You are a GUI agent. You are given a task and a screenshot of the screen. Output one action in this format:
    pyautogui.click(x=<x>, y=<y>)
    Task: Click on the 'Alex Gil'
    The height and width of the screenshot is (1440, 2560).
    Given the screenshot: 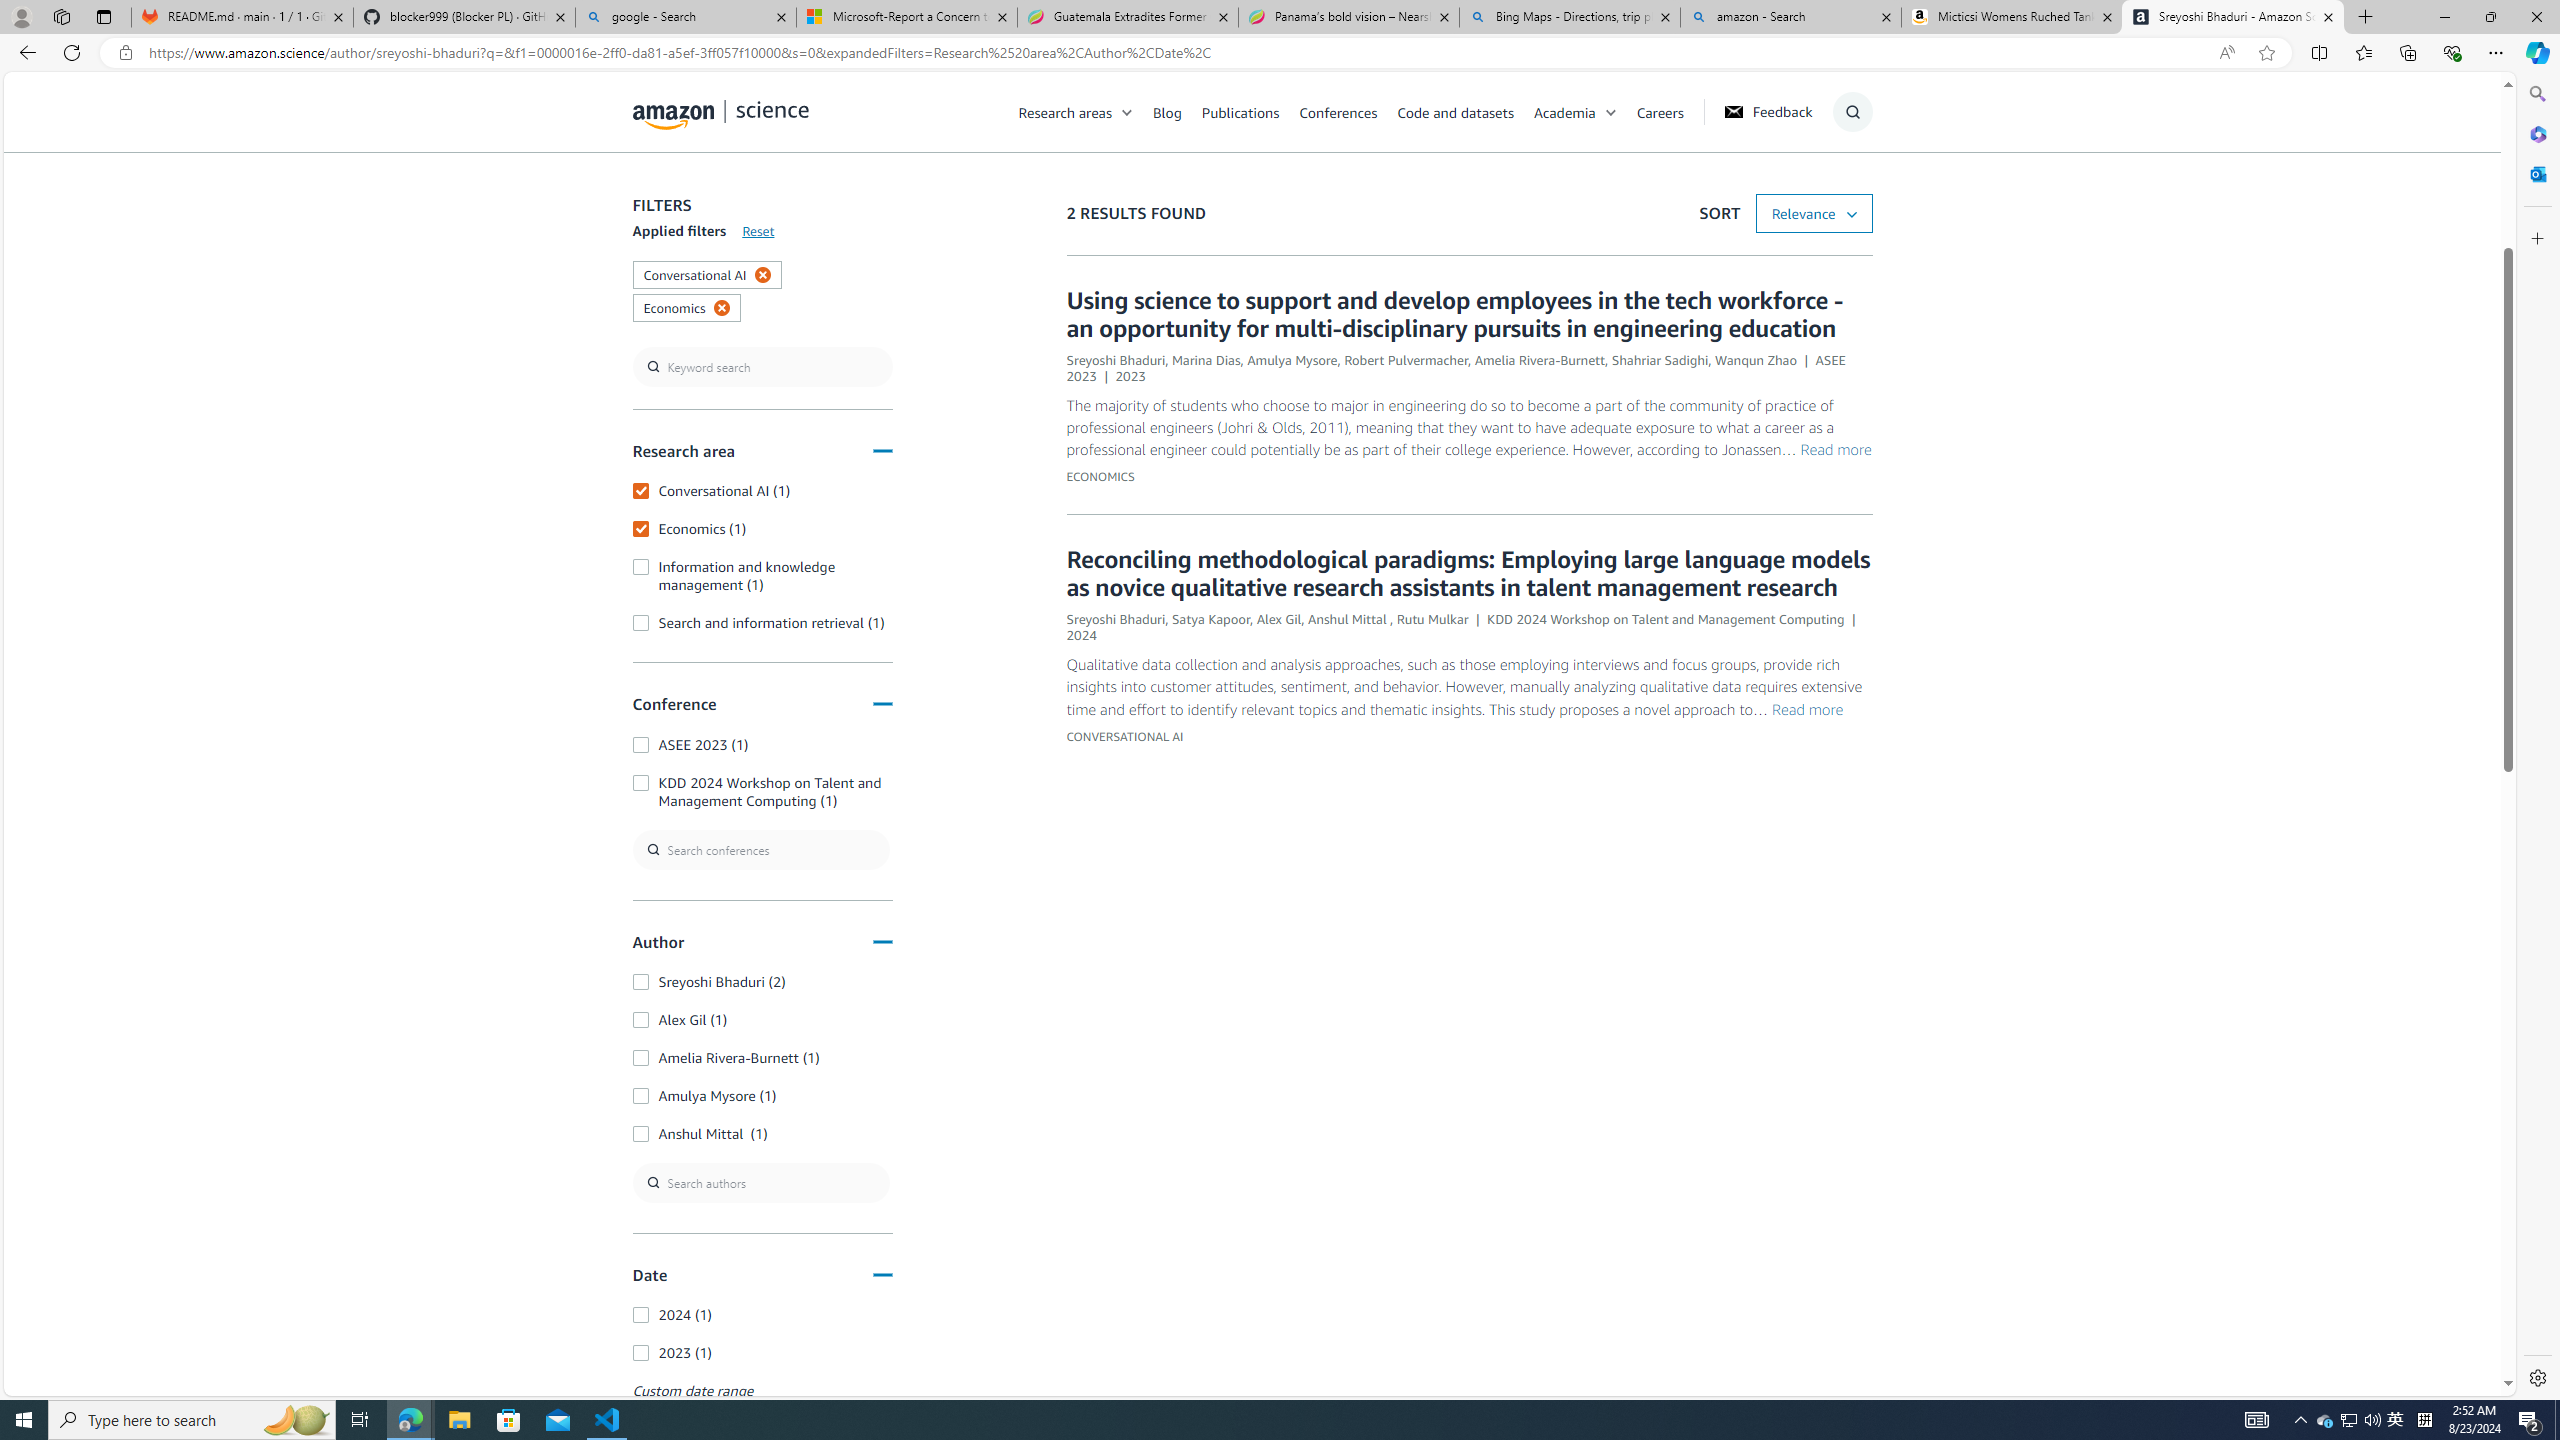 What is the action you would take?
    pyautogui.click(x=1280, y=618)
    